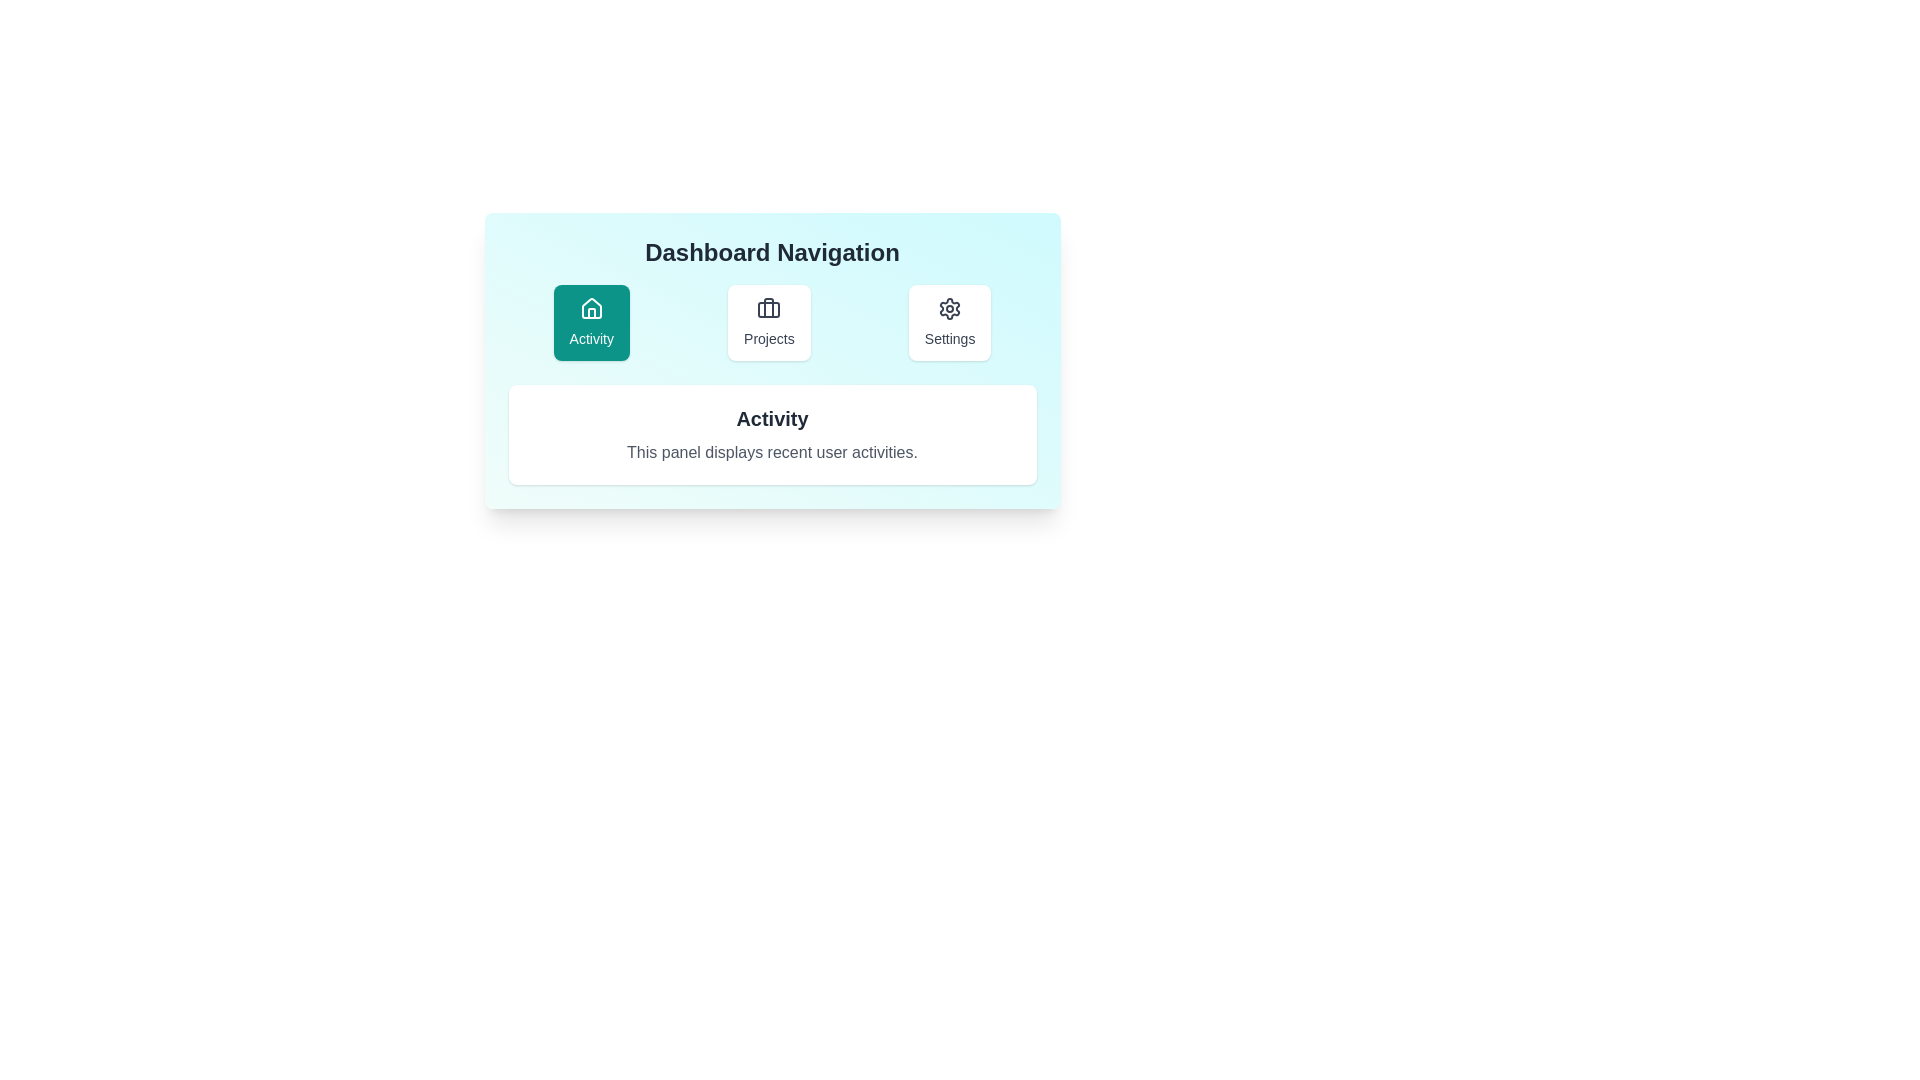 The width and height of the screenshot is (1920, 1080). I want to click on the teal-green button with a house icon and the text 'Activity', so click(590, 322).